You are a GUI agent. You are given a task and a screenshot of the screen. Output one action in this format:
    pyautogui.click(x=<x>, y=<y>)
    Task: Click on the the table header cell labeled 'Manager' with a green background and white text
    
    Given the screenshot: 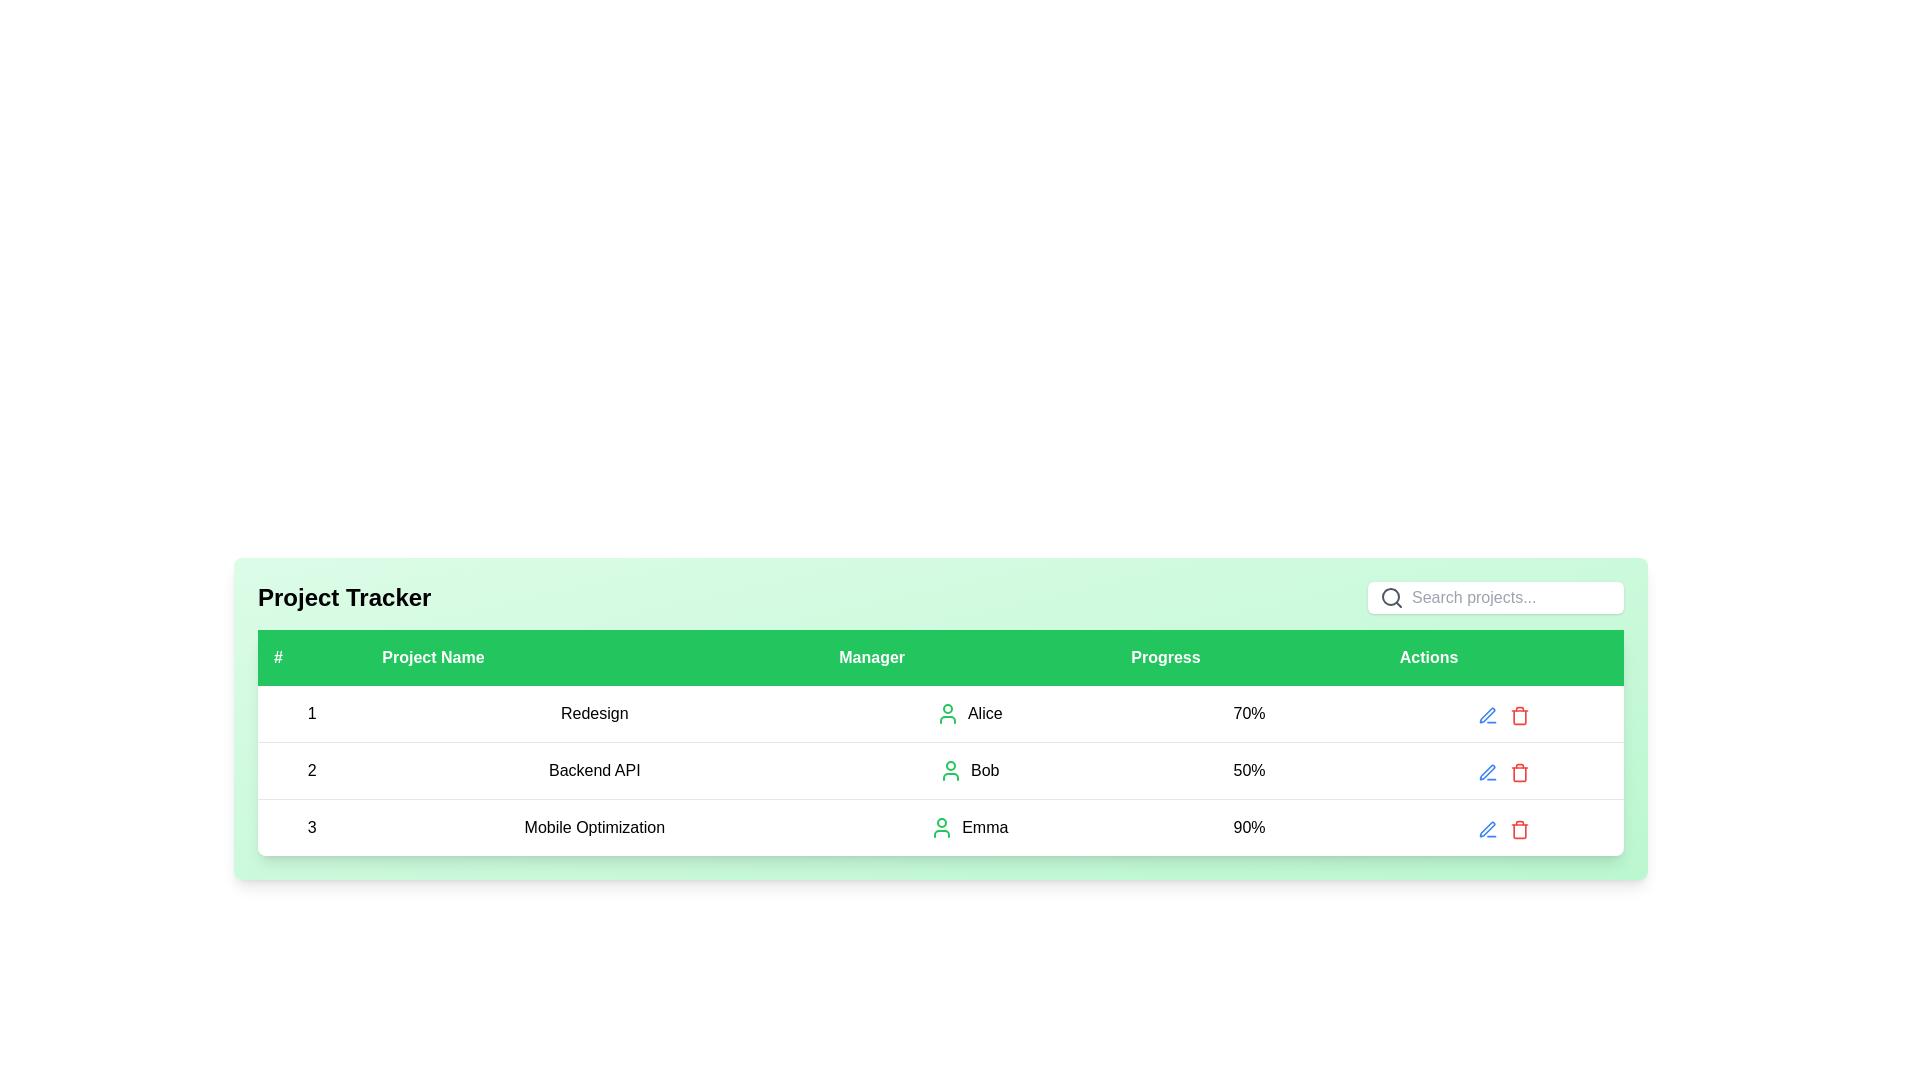 What is the action you would take?
    pyautogui.click(x=969, y=658)
    